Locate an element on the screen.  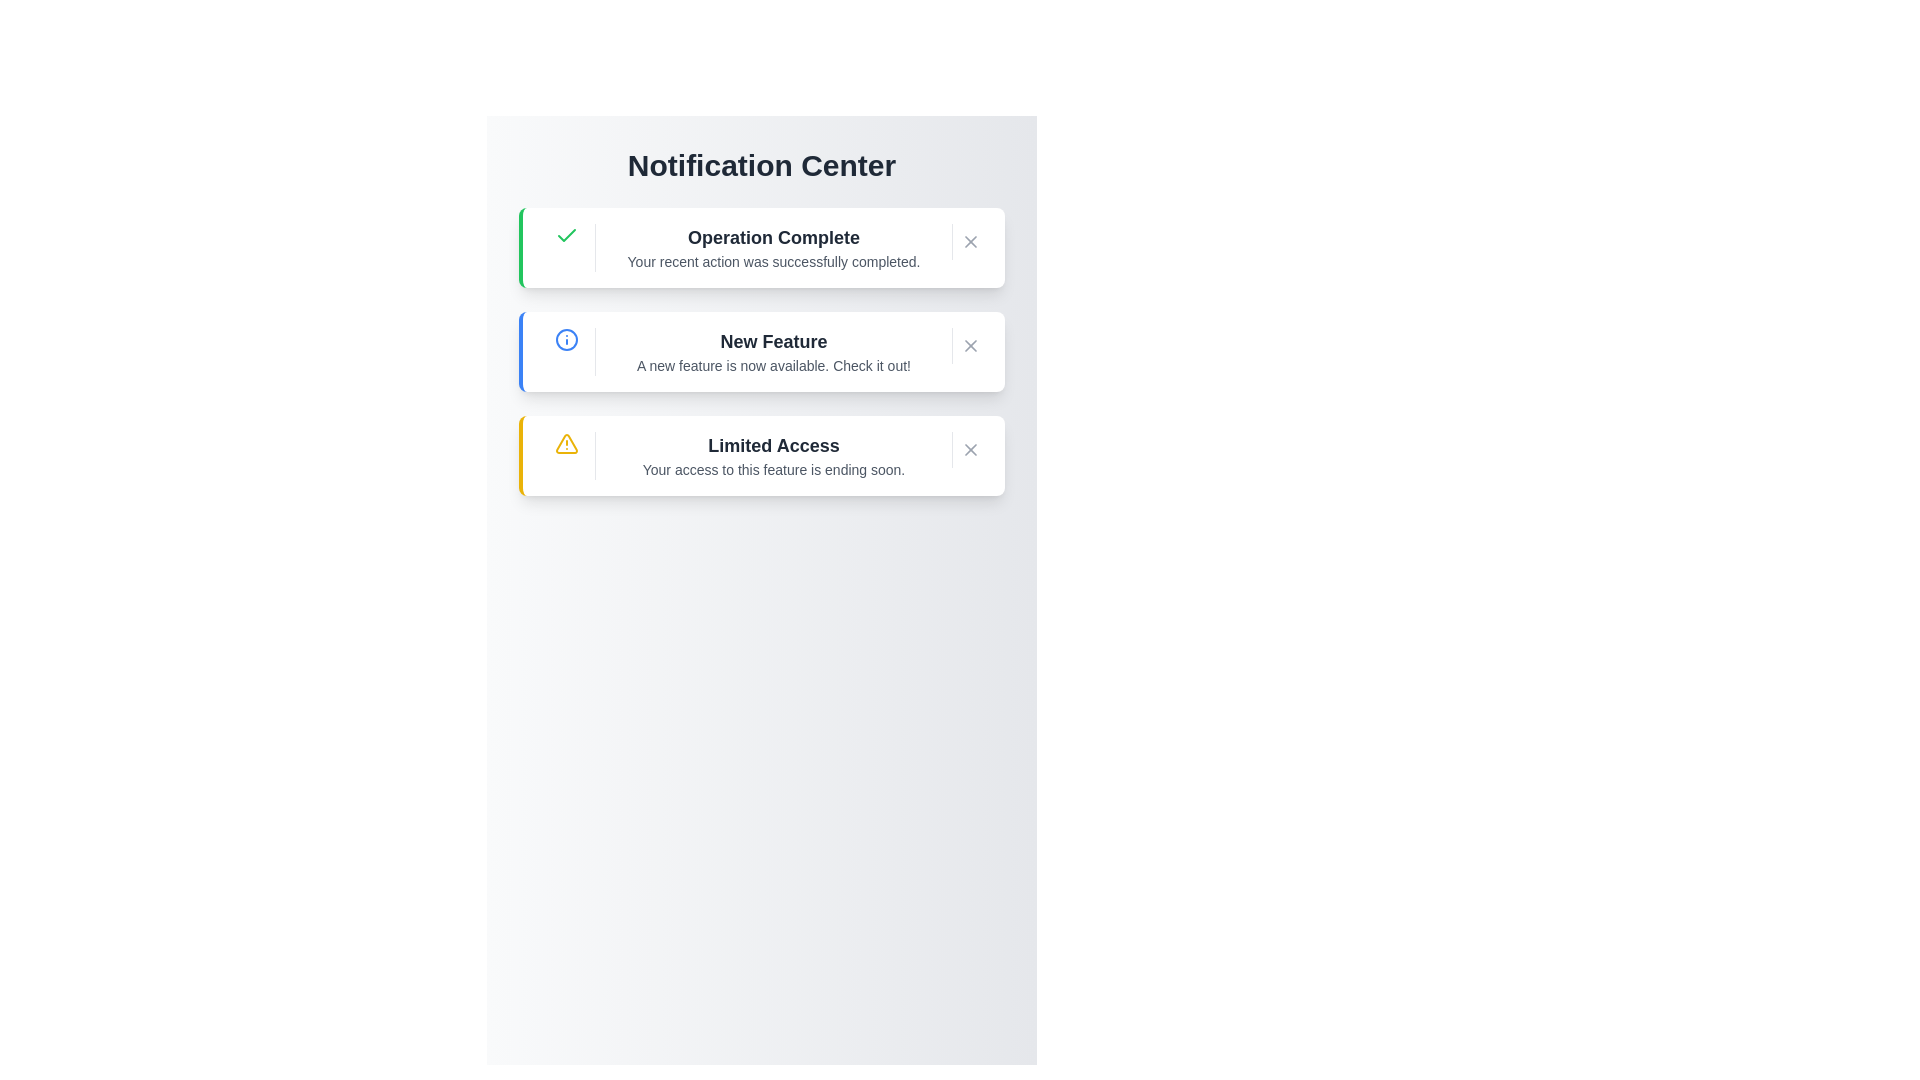
the status of the checkmark SVG icon indicating a completed operation, located to the left of the 'Operation Complete' text in the first notification card is located at coordinates (565, 234).